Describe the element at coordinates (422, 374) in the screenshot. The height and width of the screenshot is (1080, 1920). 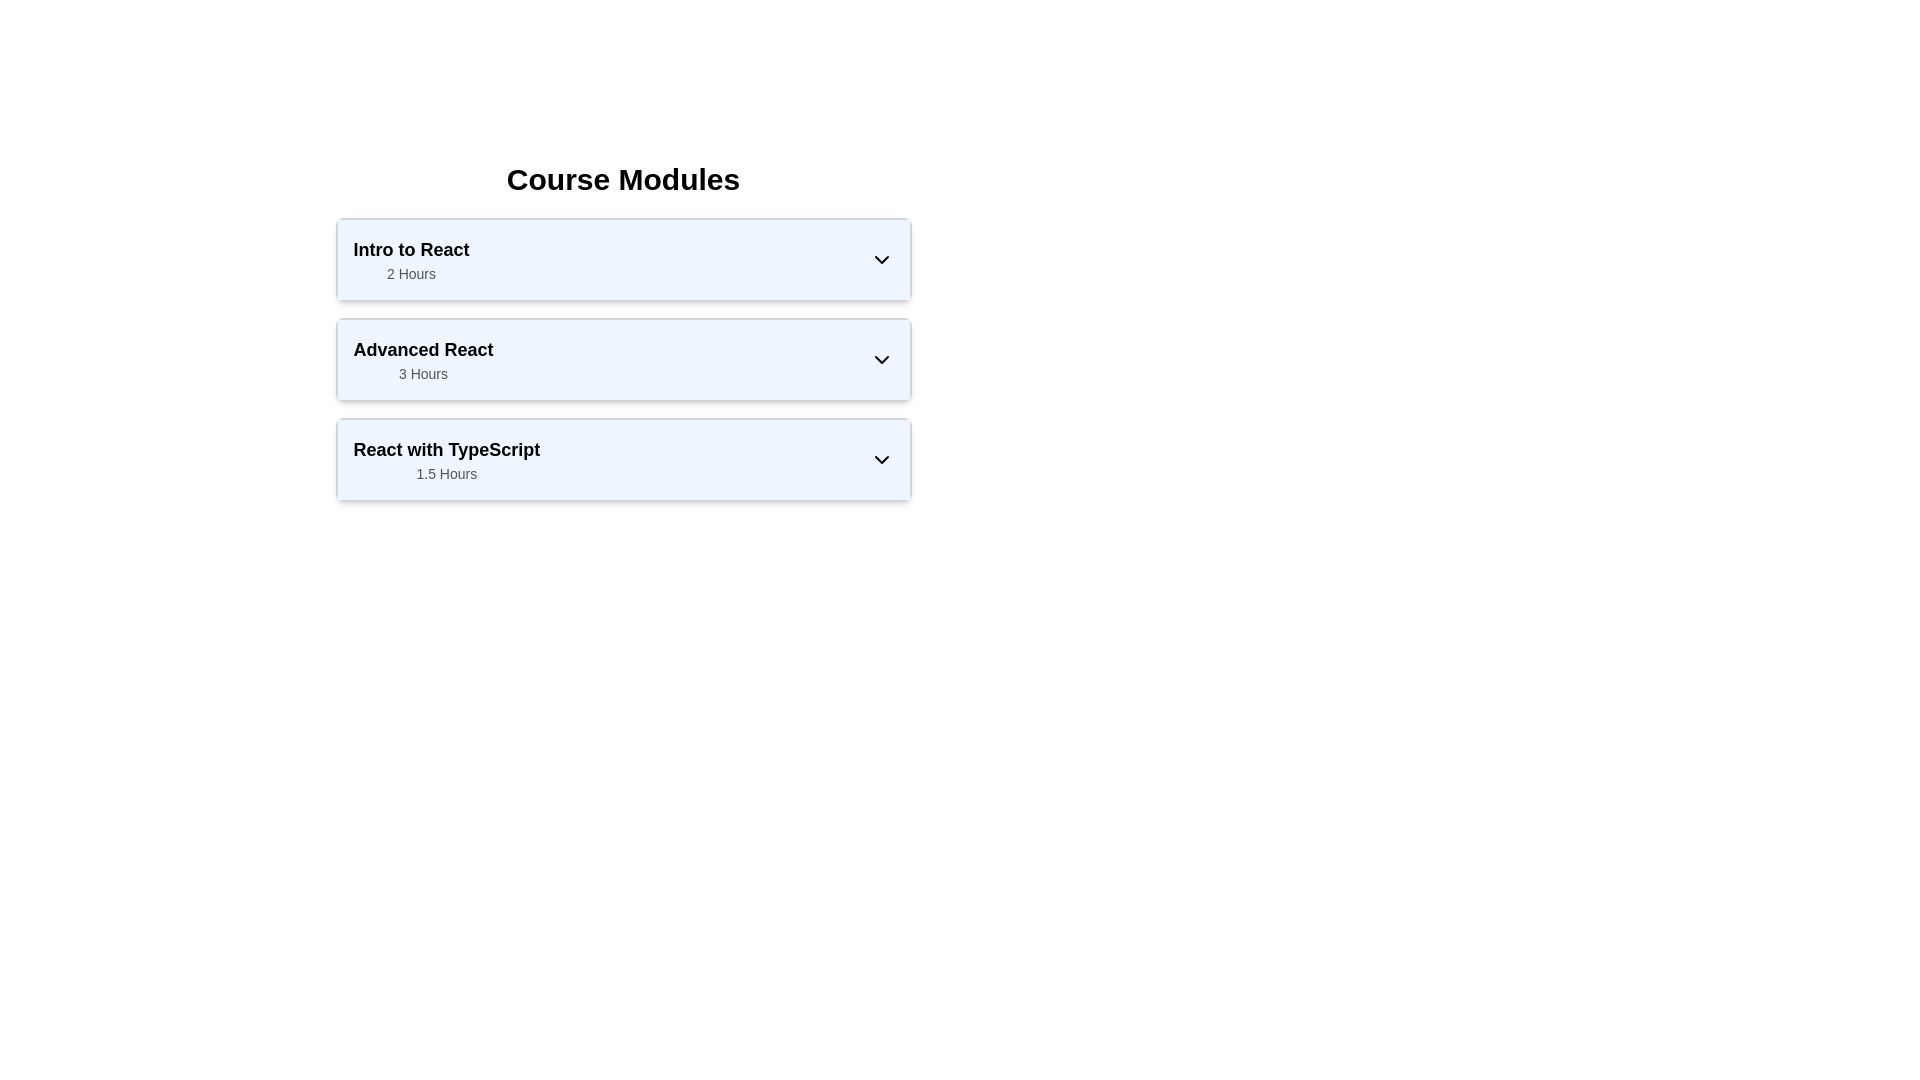
I see `text content of the label indicating the duration of the 'Advanced React' course module, which is located directly below the module title in the Course Modules section` at that location.